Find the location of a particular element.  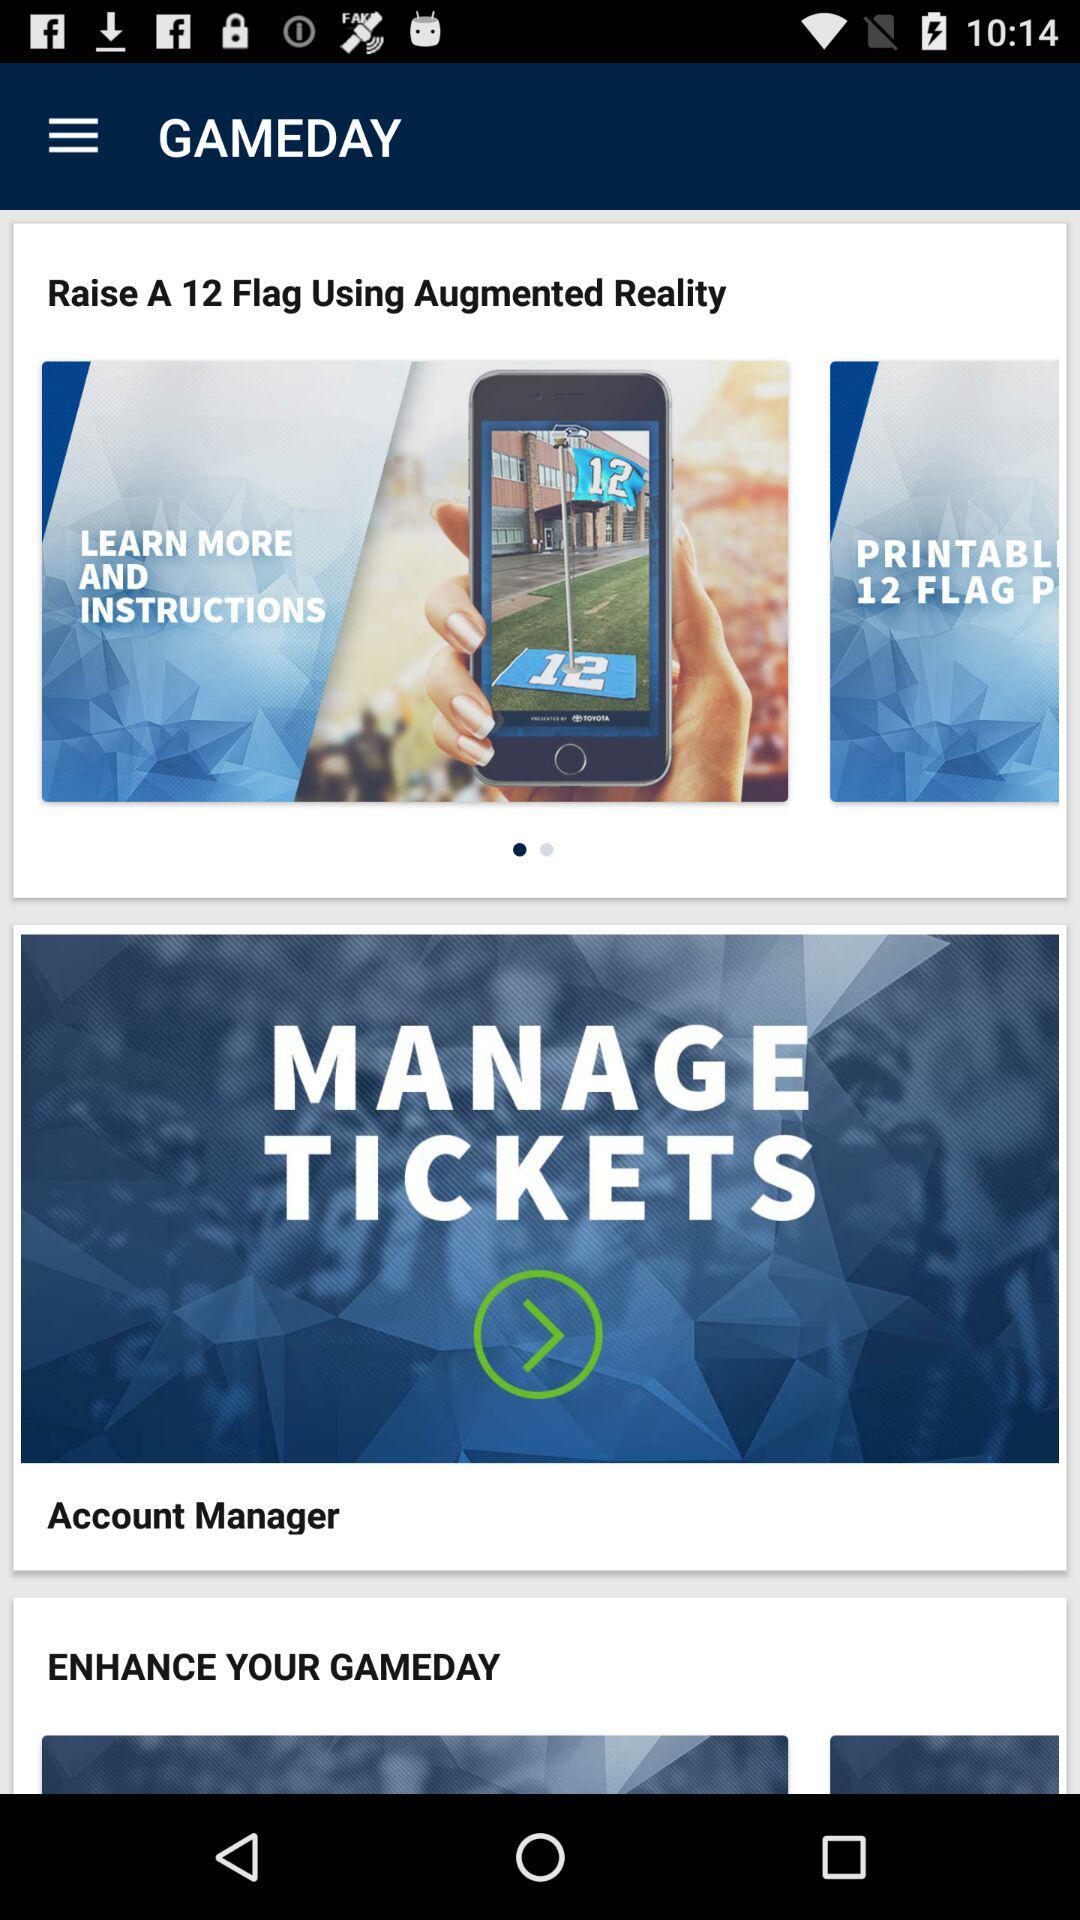

the icon next to the gameday app is located at coordinates (72, 135).